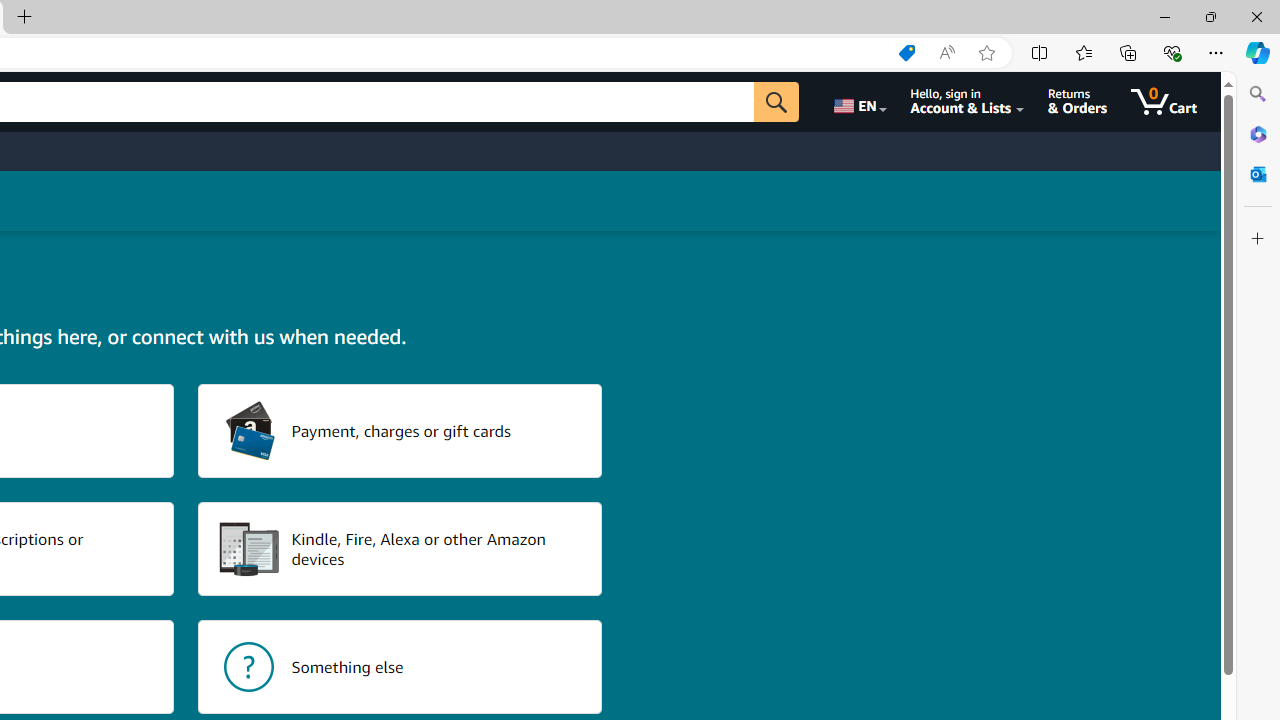 Image resolution: width=1280 pixels, height=720 pixels. What do you see at coordinates (400, 429) in the screenshot?
I see `'Payment, charges or gift cards'` at bounding box center [400, 429].